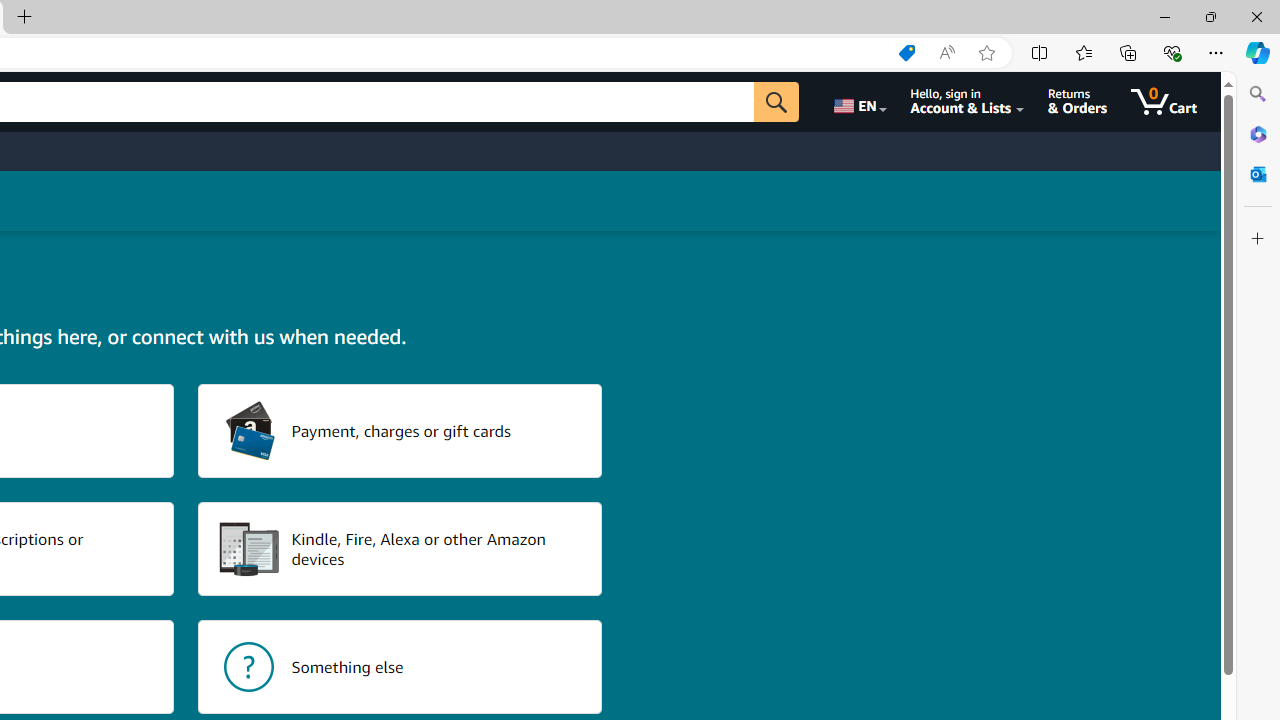 Image resolution: width=1280 pixels, height=720 pixels. What do you see at coordinates (400, 429) in the screenshot?
I see `'Payment, charges or gift cards'` at bounding box center [400, 429].